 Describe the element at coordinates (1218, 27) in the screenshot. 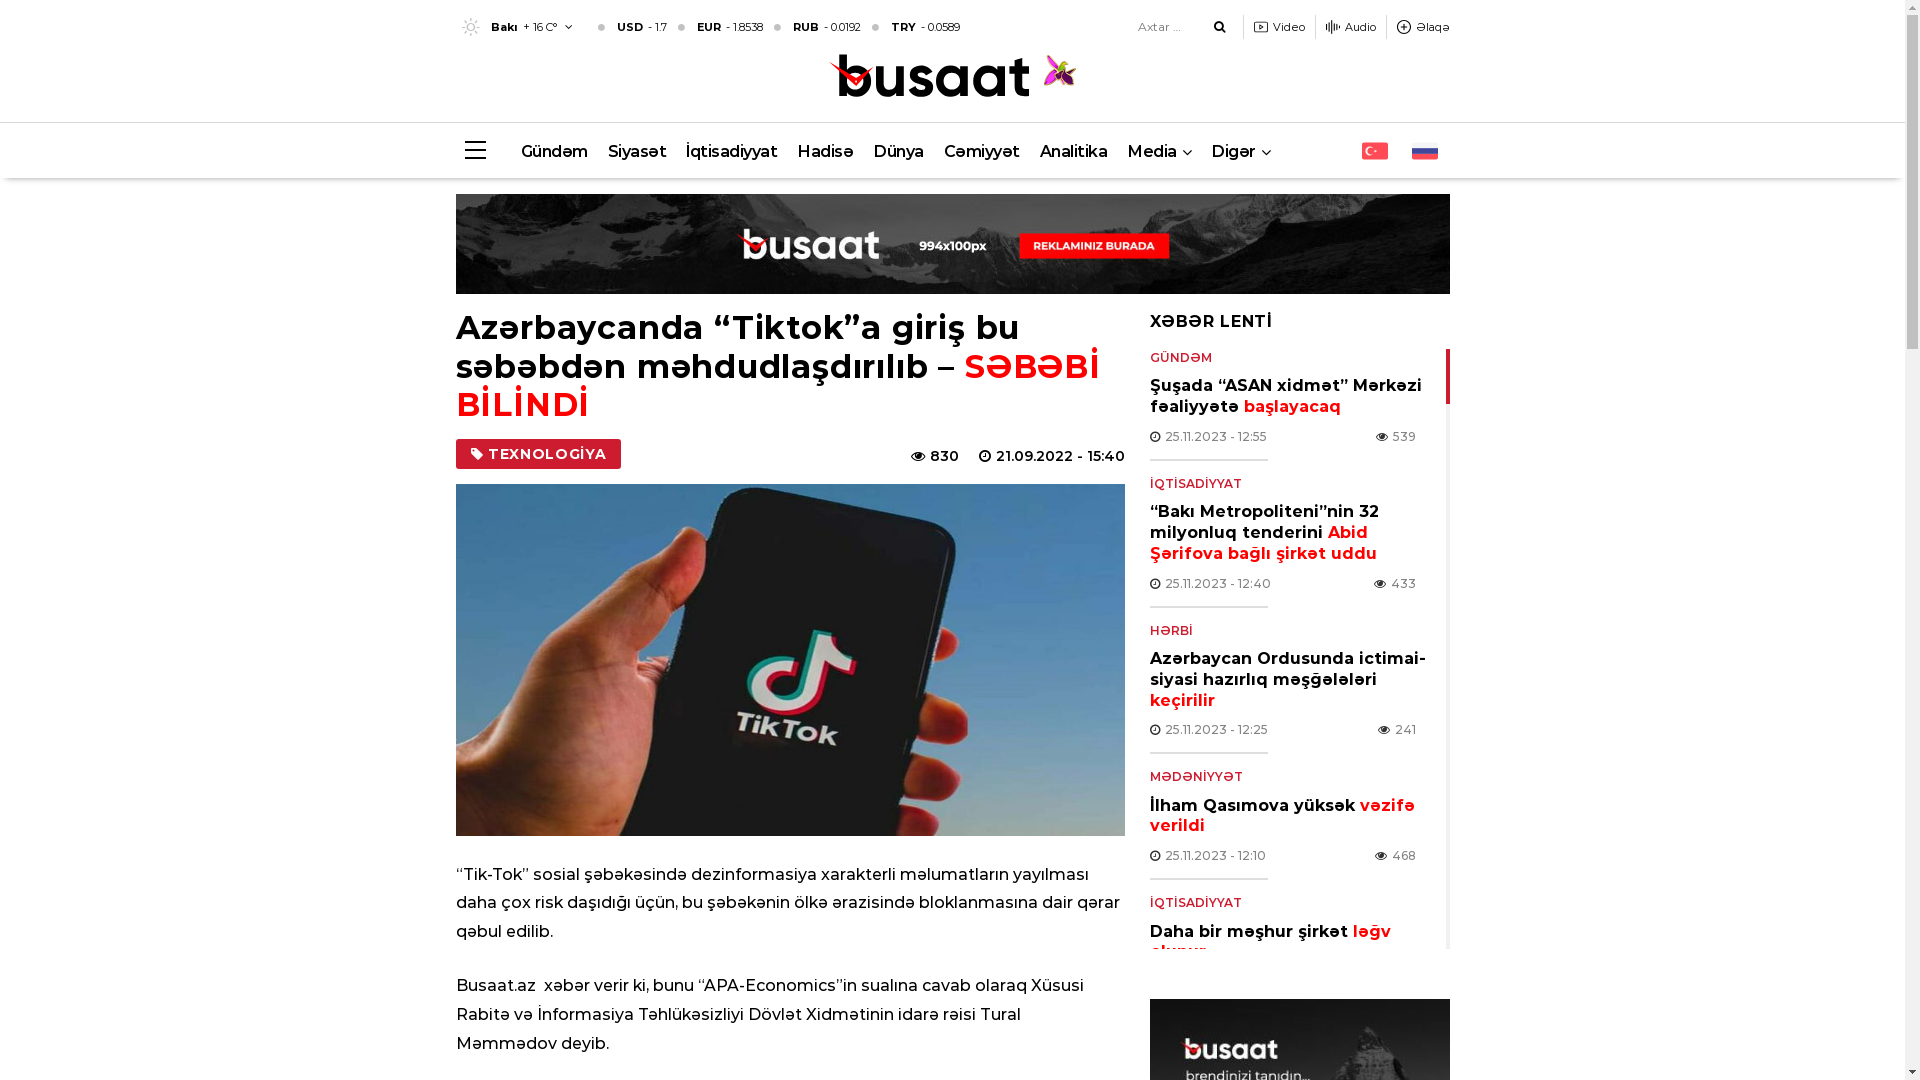

I see `'Axtar'` at that location.